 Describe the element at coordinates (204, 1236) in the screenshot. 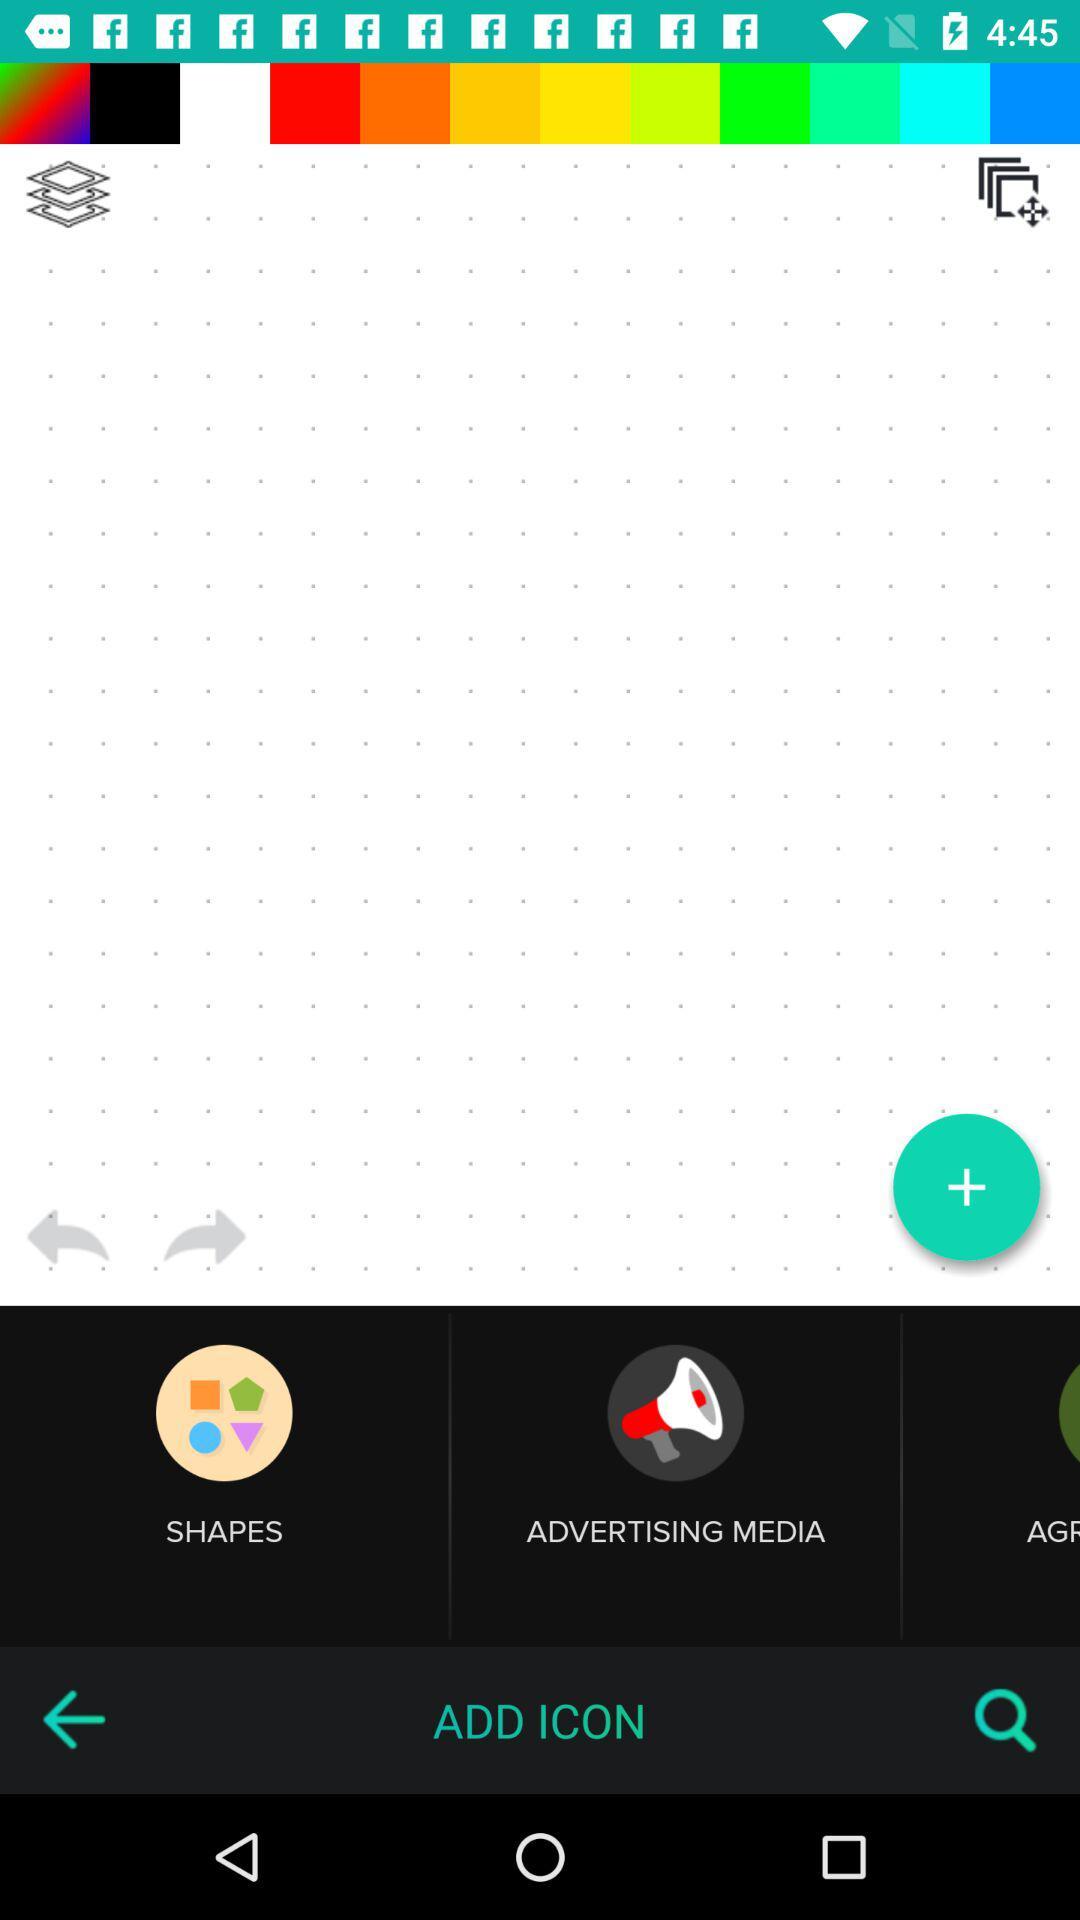

I see `next` at that location.